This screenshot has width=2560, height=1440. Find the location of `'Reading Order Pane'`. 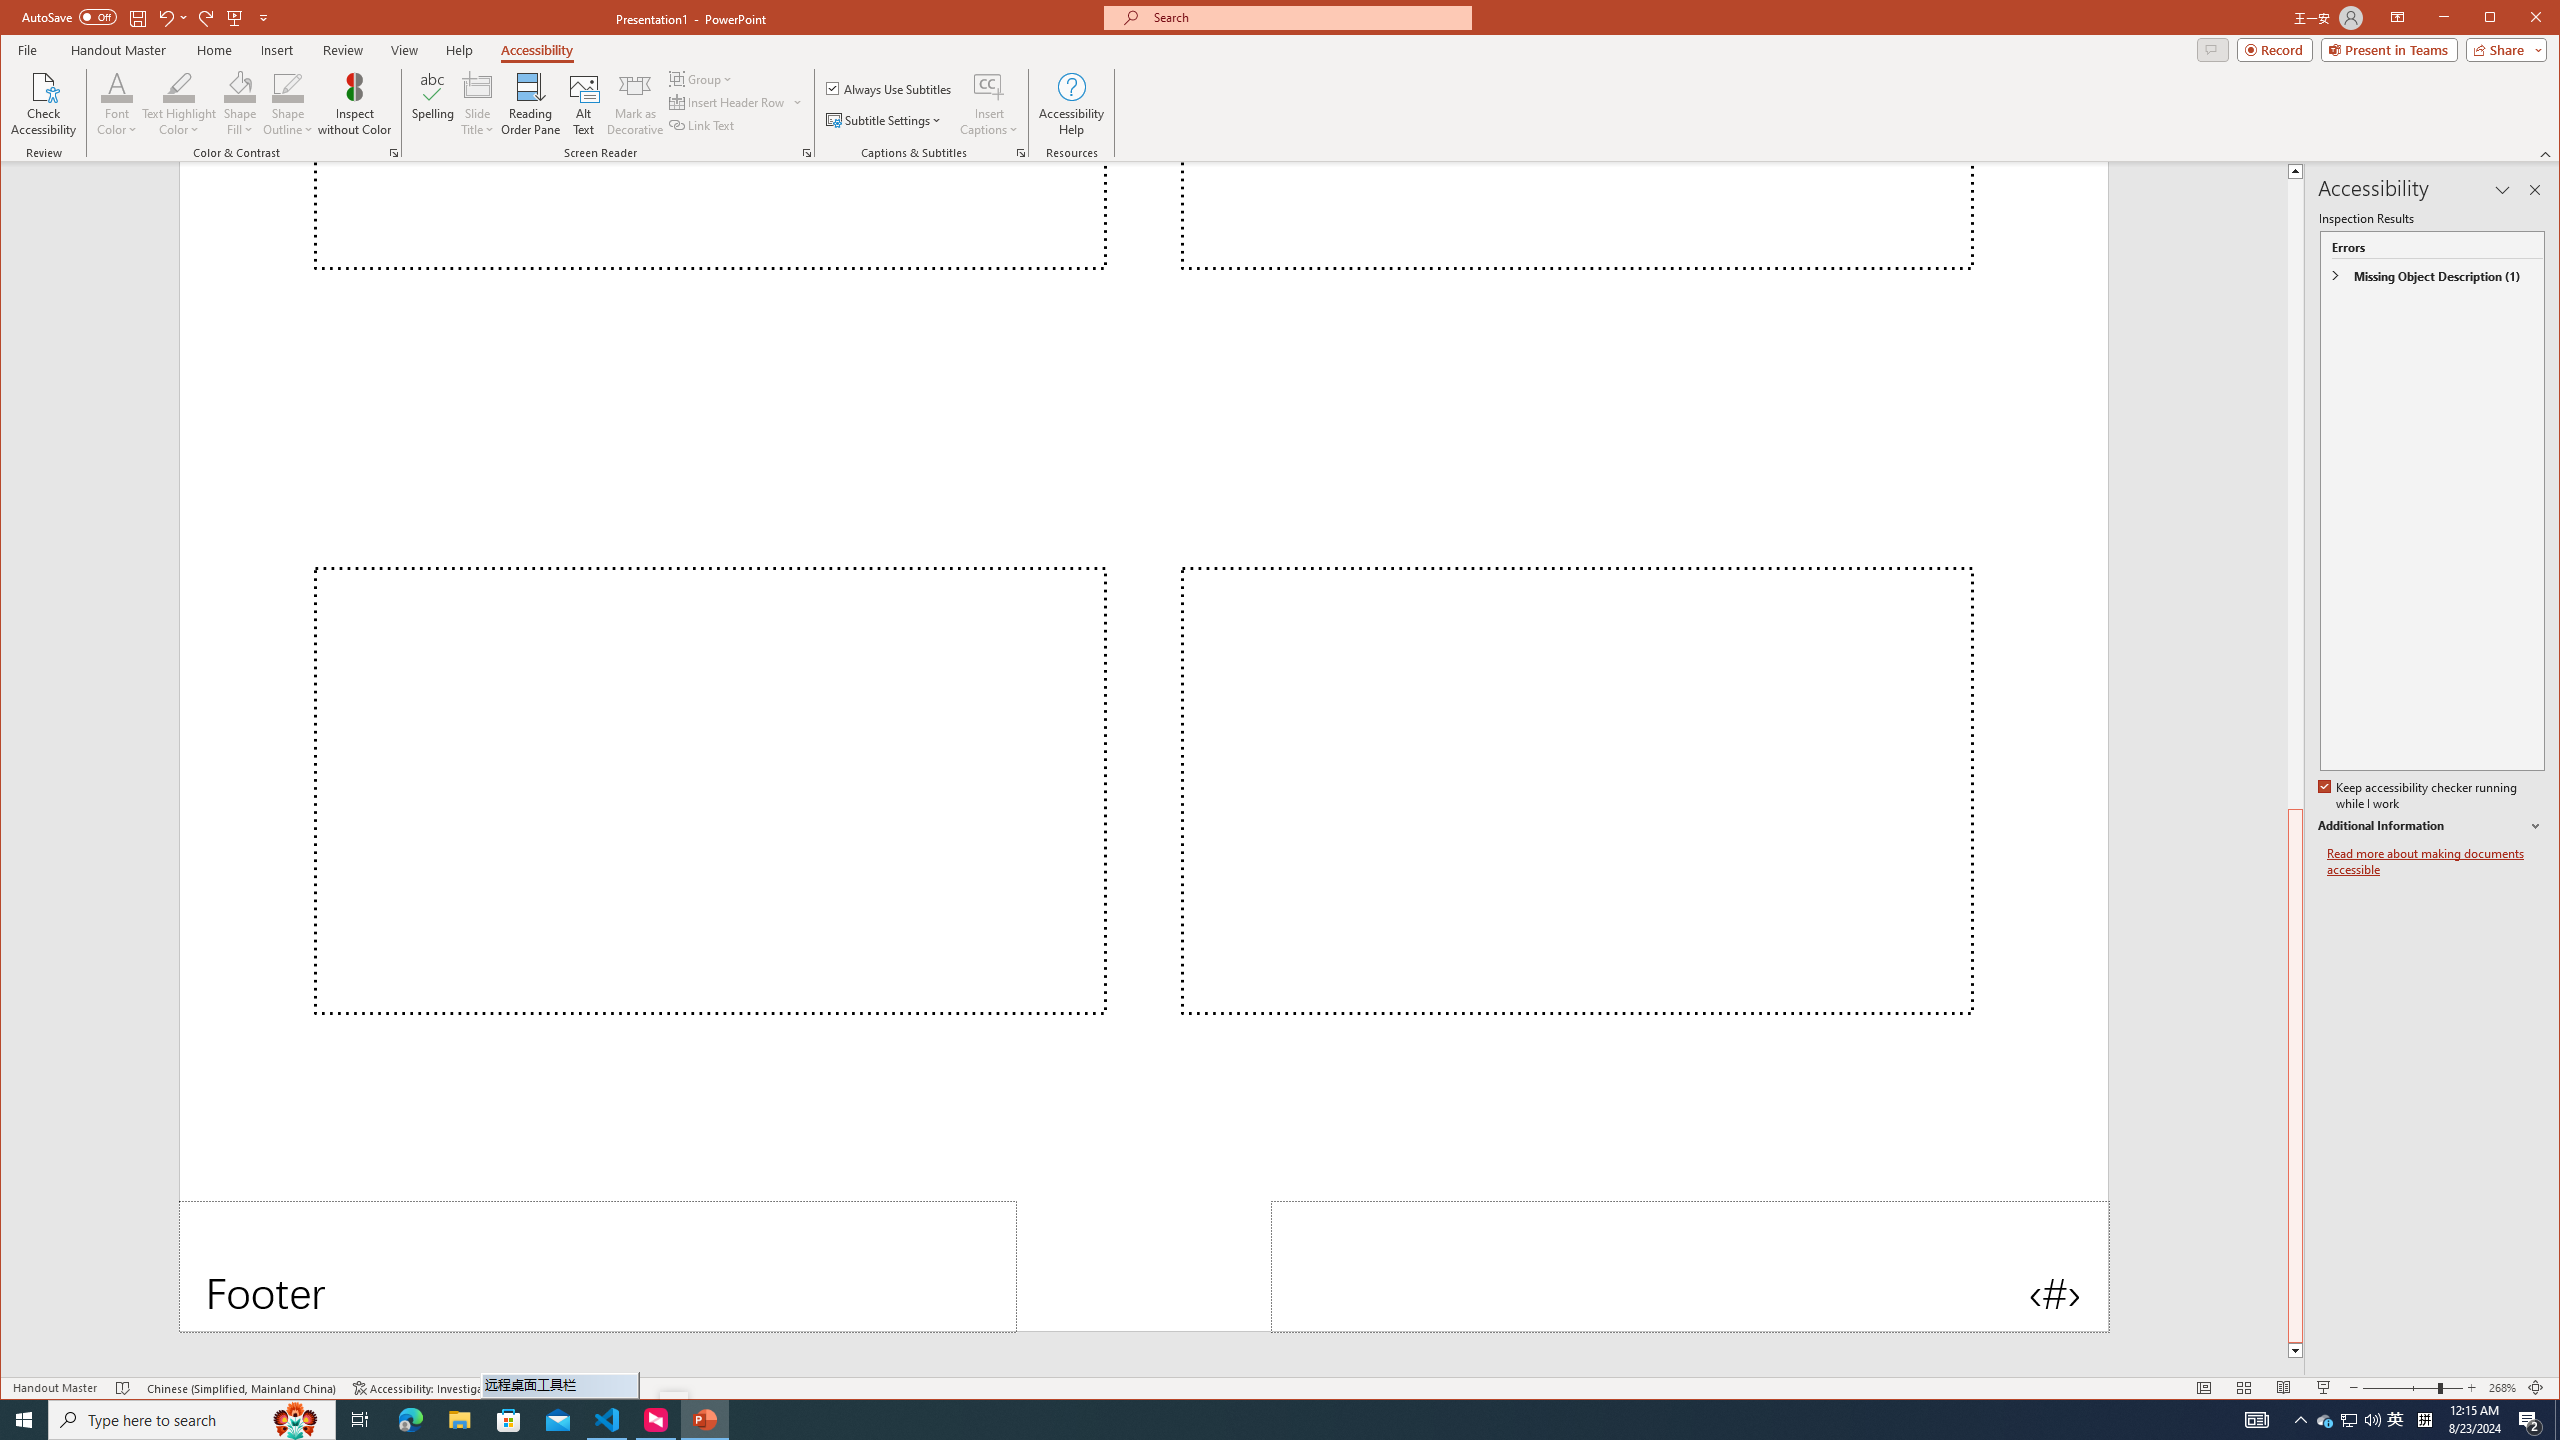

'Reading Order Pane' is located at coordinates (530, 103).